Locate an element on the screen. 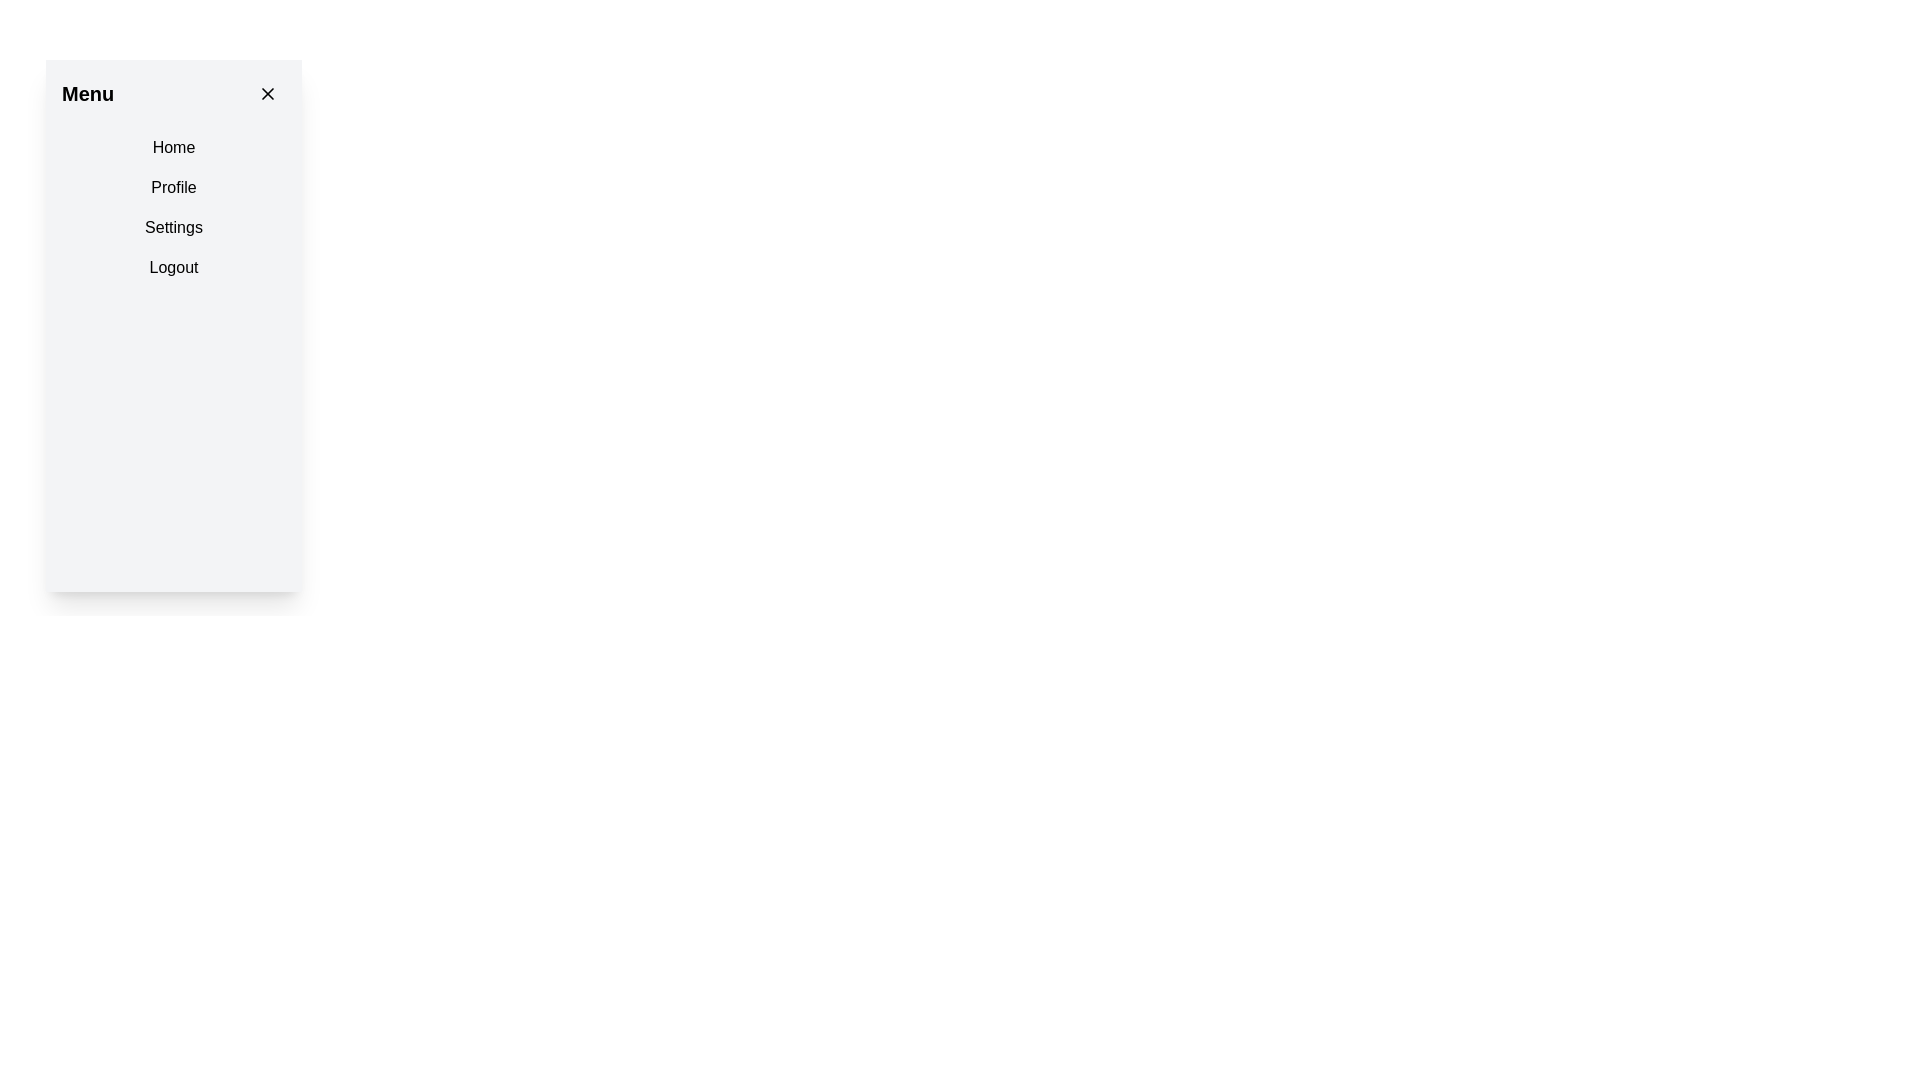 Image resolution: width=1920 pixels, height=1080 pixels. the 'Log Out' text button located at the bottom of the menu list is located at coordinates (173, 266).